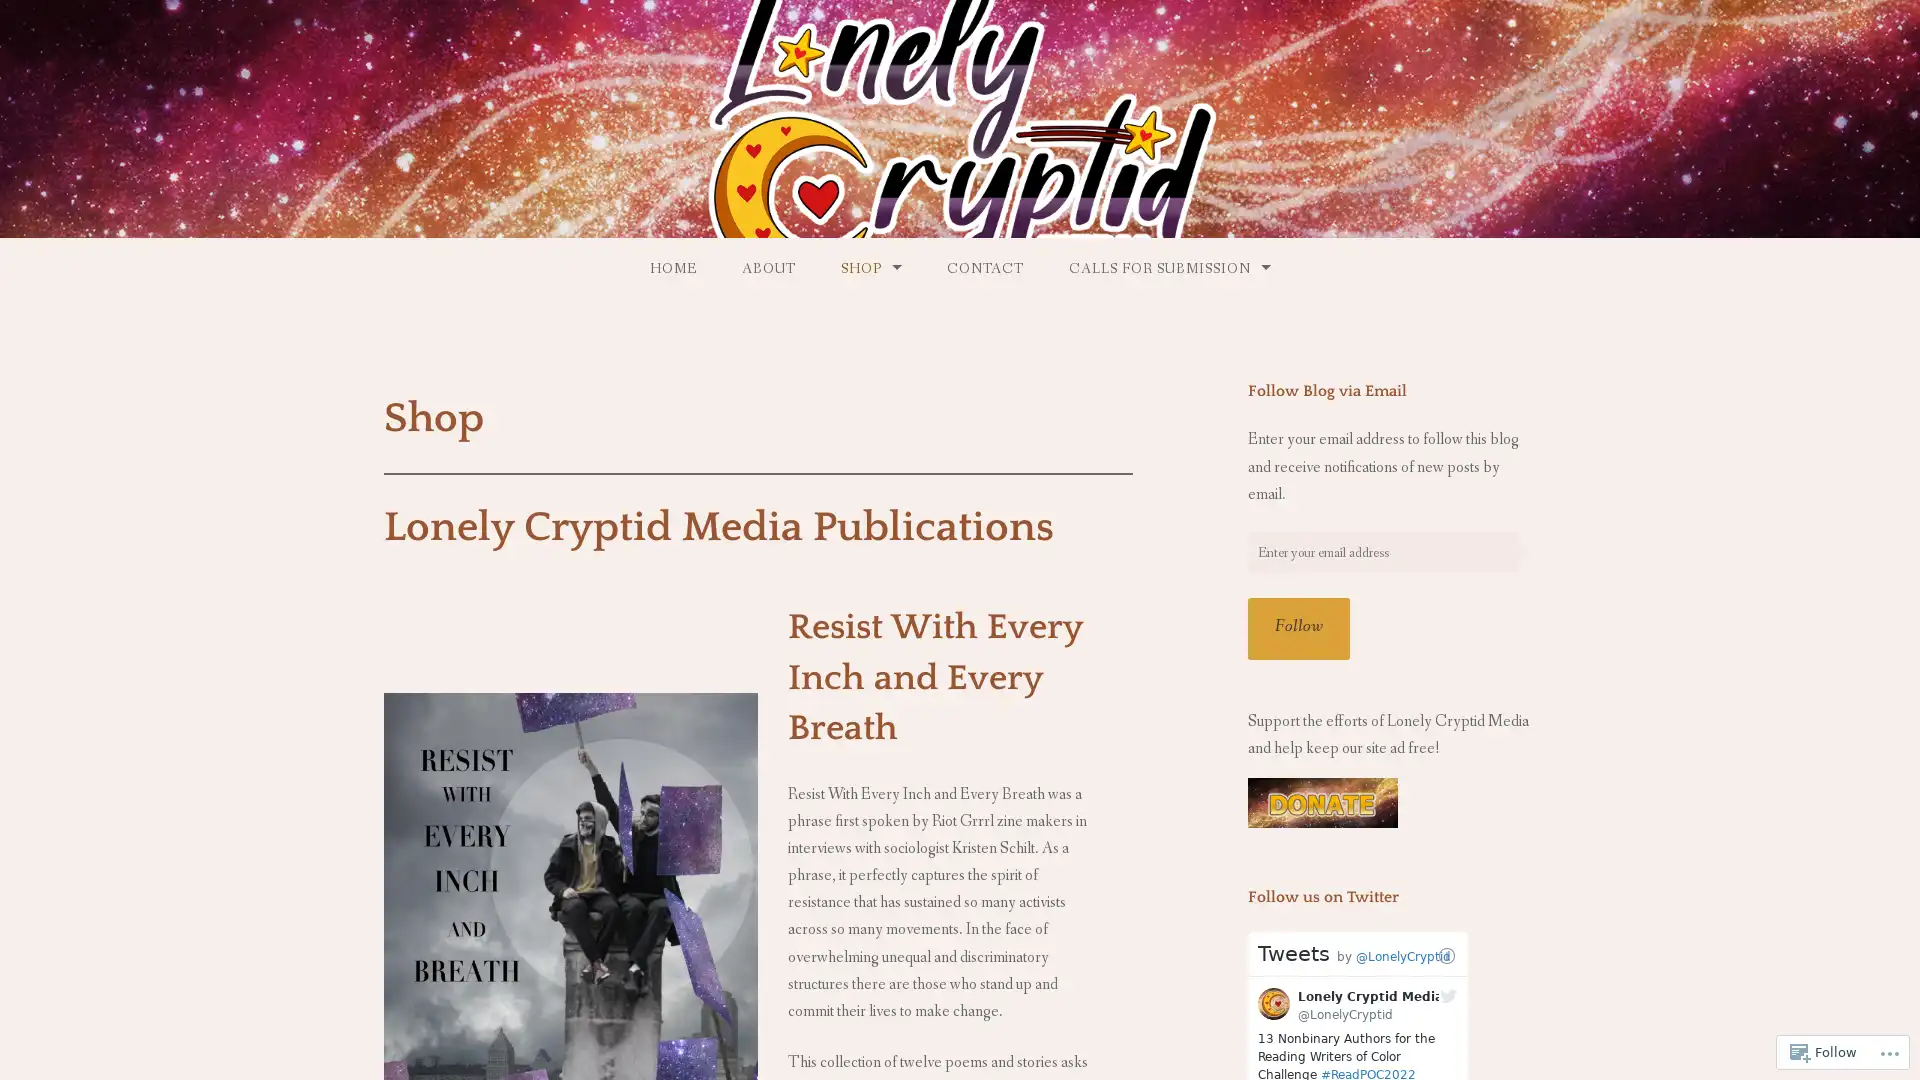 The height and width of the screenshot is (1080, 1920). What do you see at coordinates (1299, 627) in the screenshot?
I see `Follow` at bounding box center [1299, 627].